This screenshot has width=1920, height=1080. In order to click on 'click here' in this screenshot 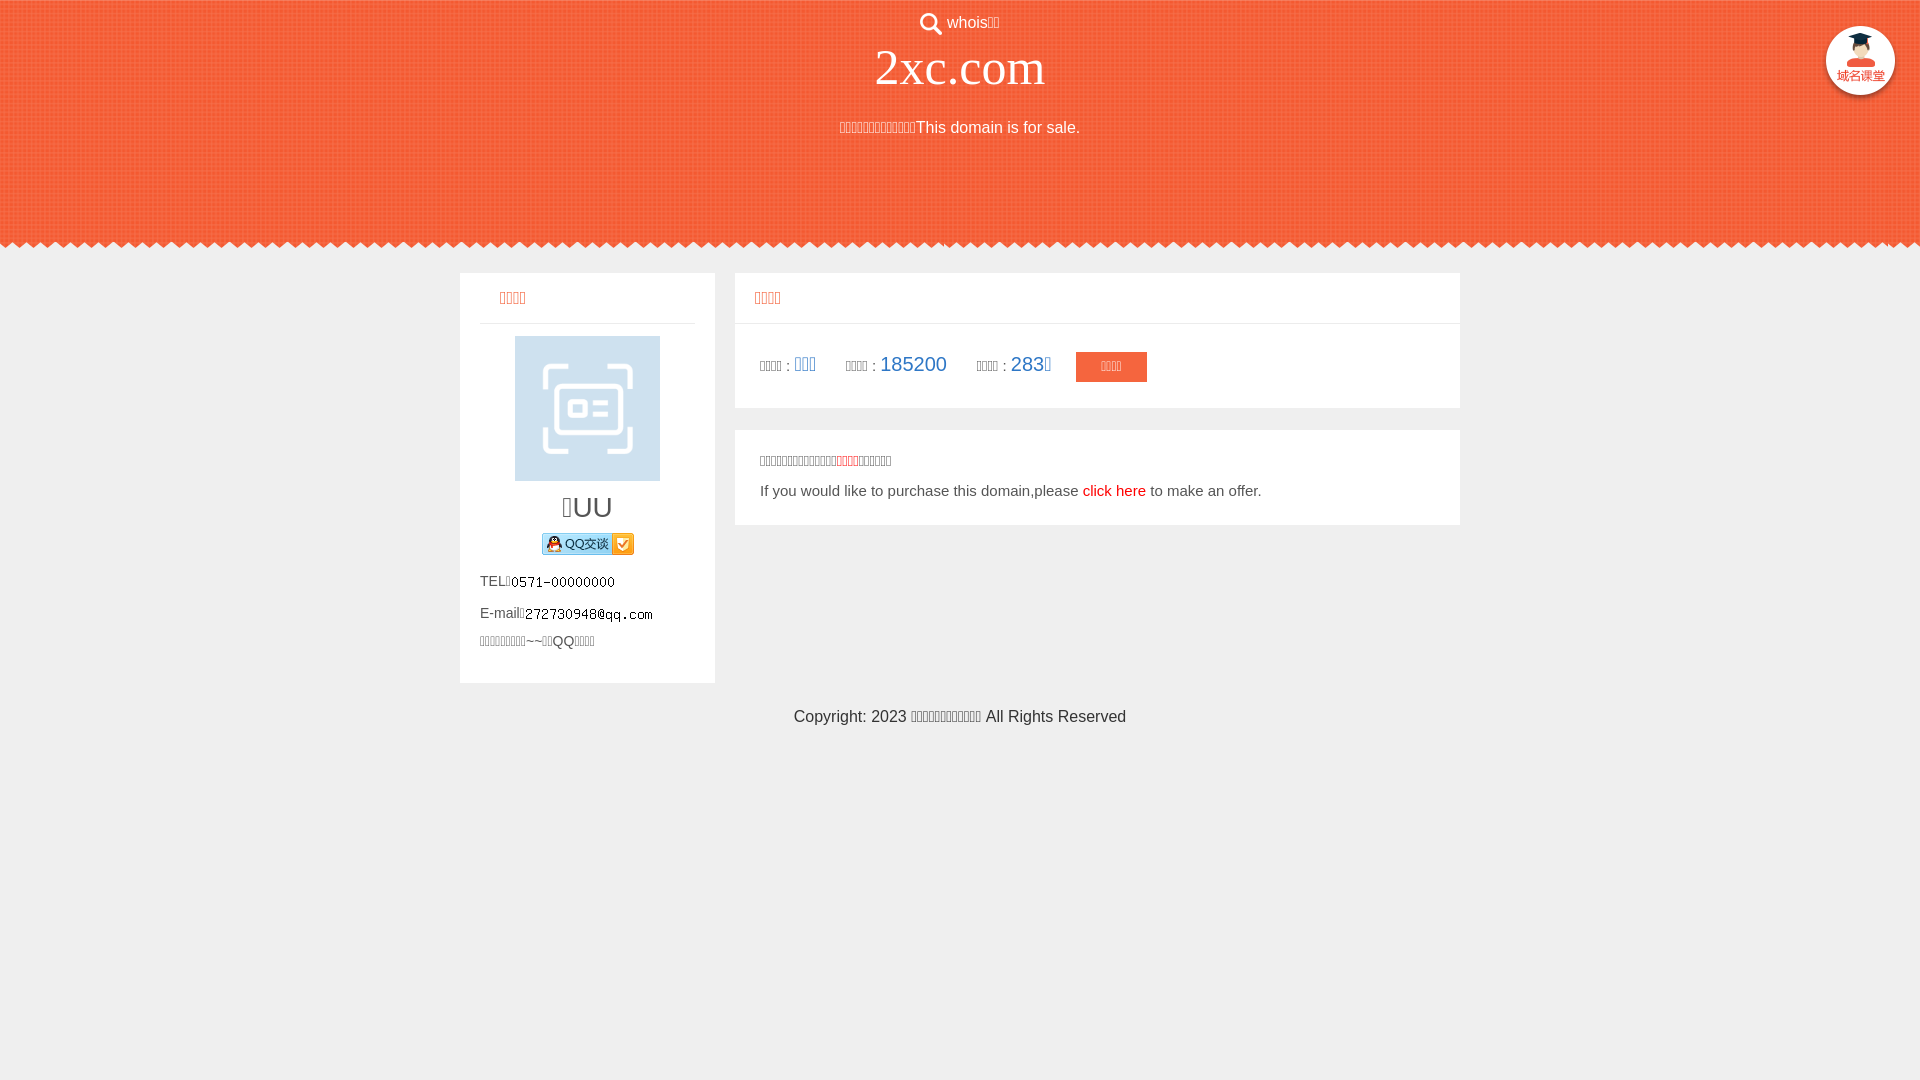, I will do `click(1082, 490)`.